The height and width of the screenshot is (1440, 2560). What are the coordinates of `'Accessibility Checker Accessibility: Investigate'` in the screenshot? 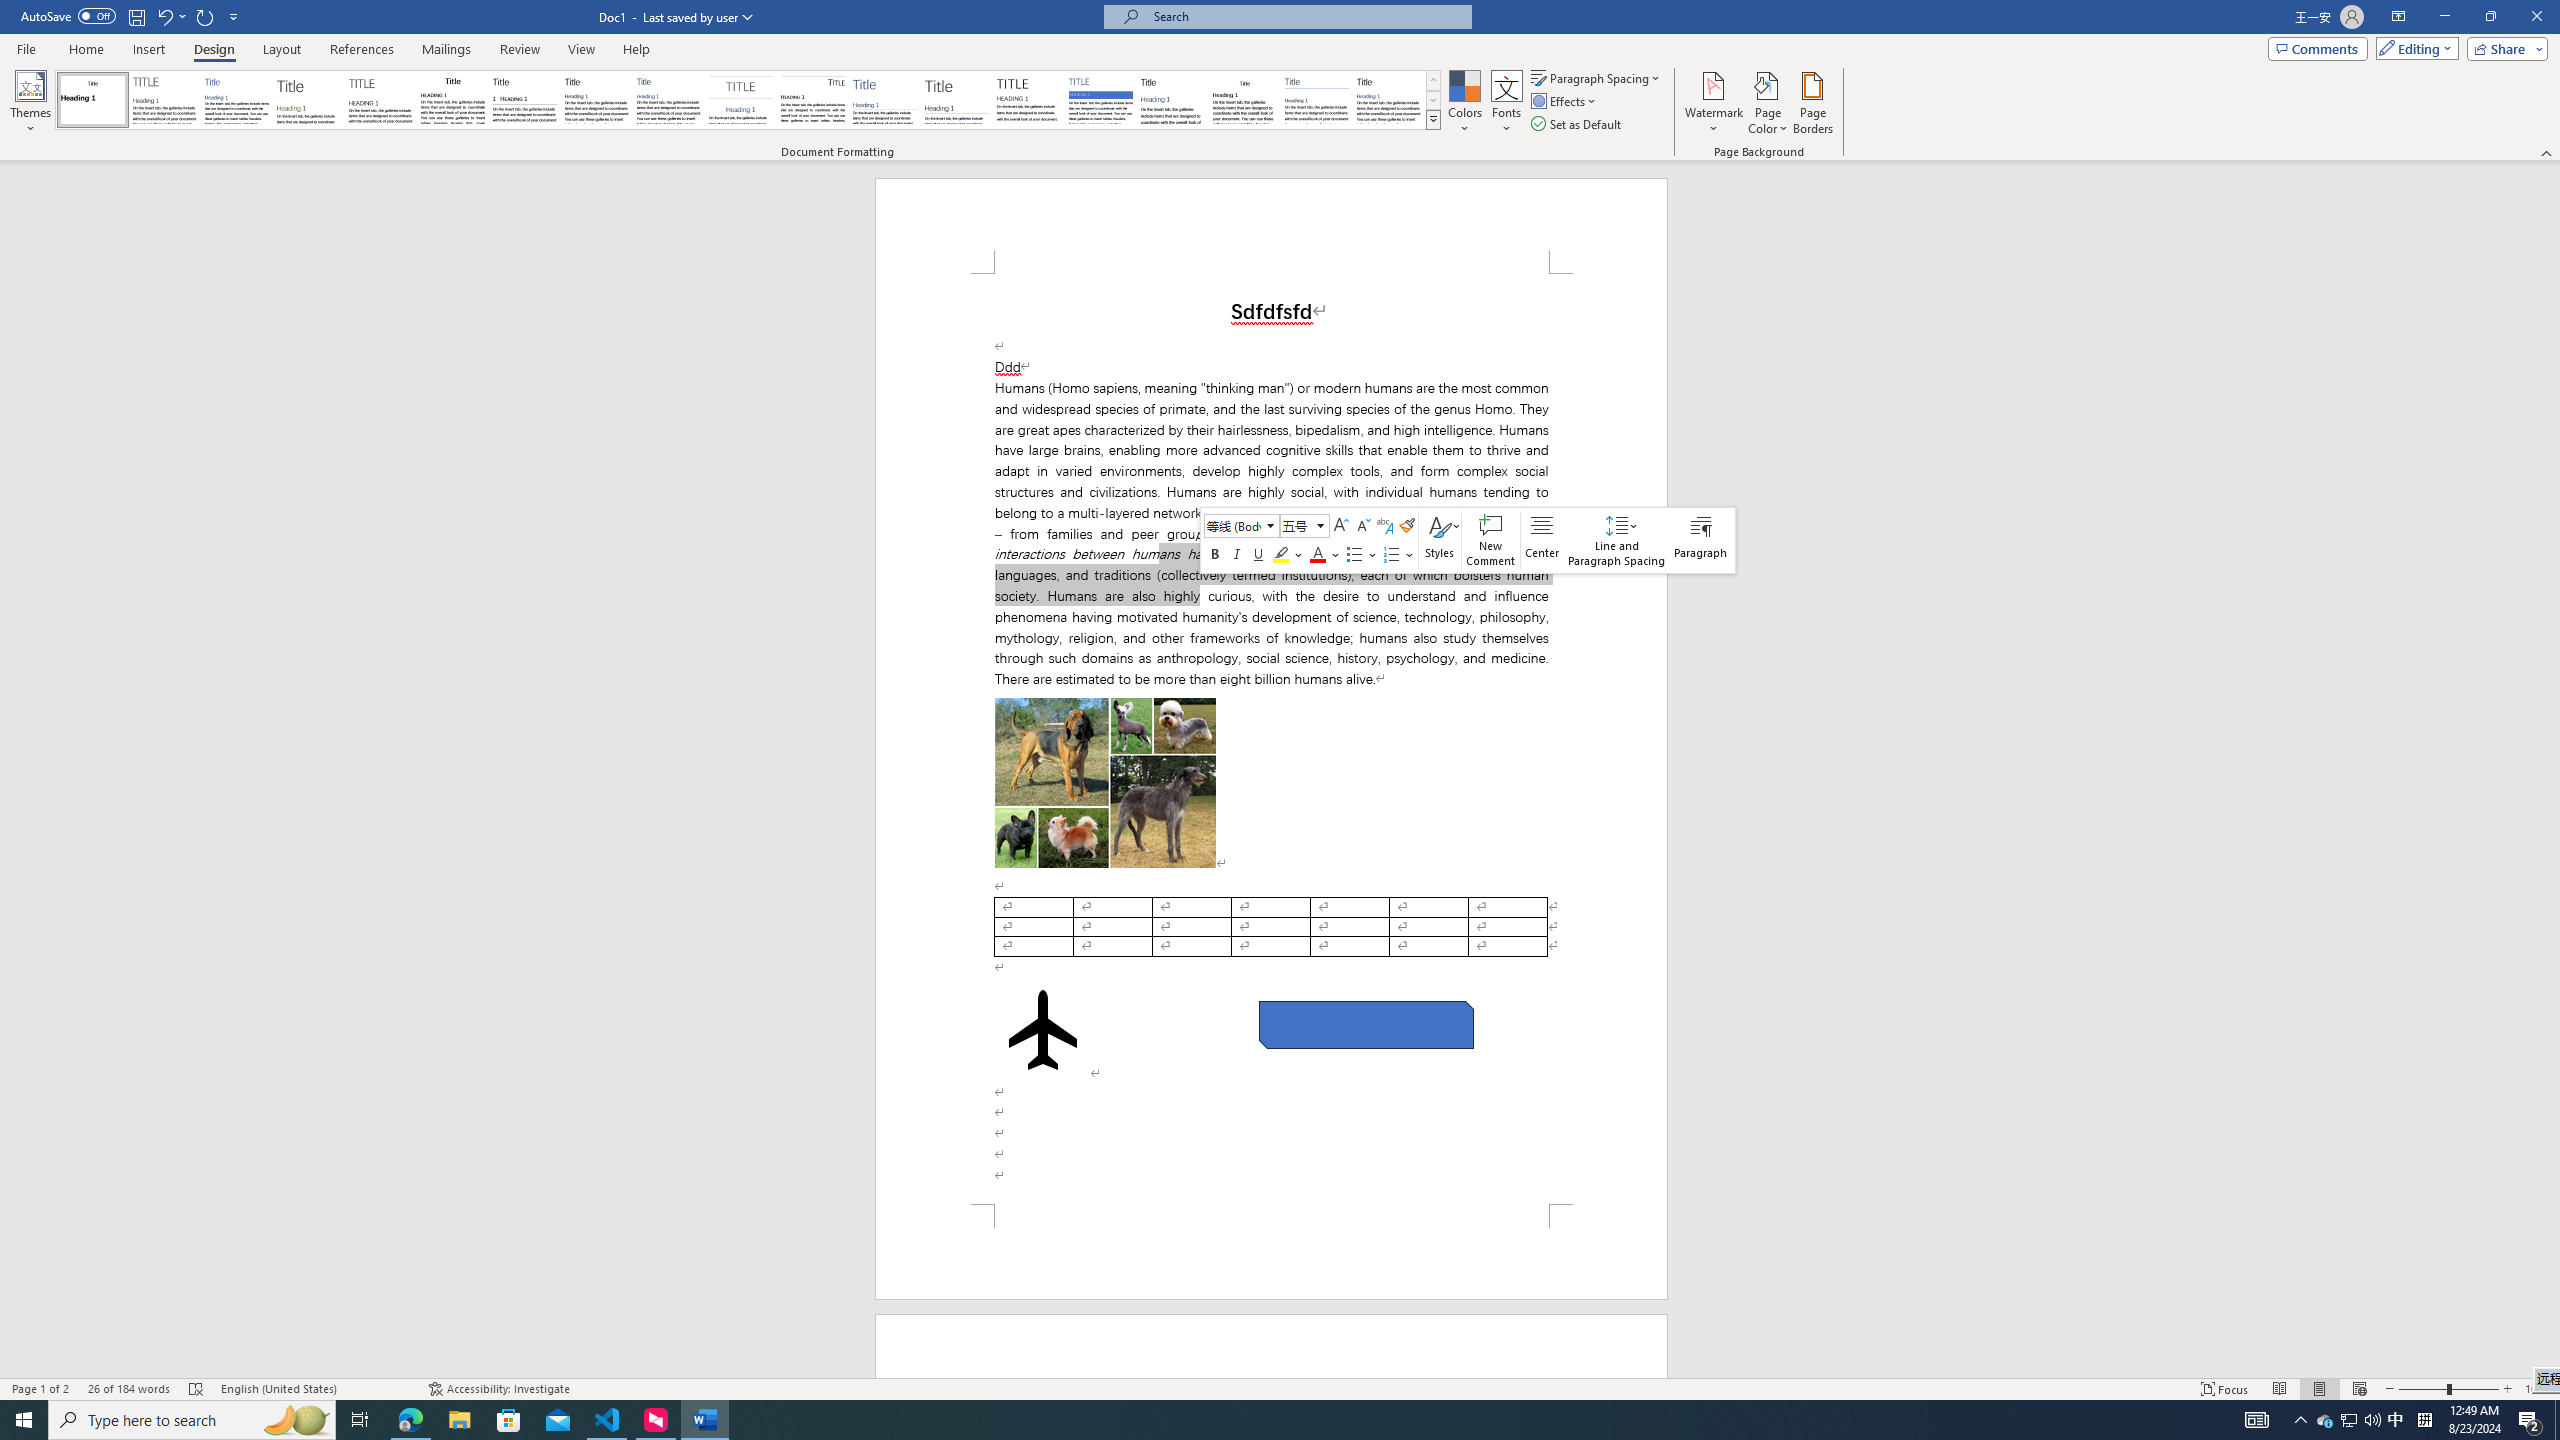 It's located at (498, 1389).